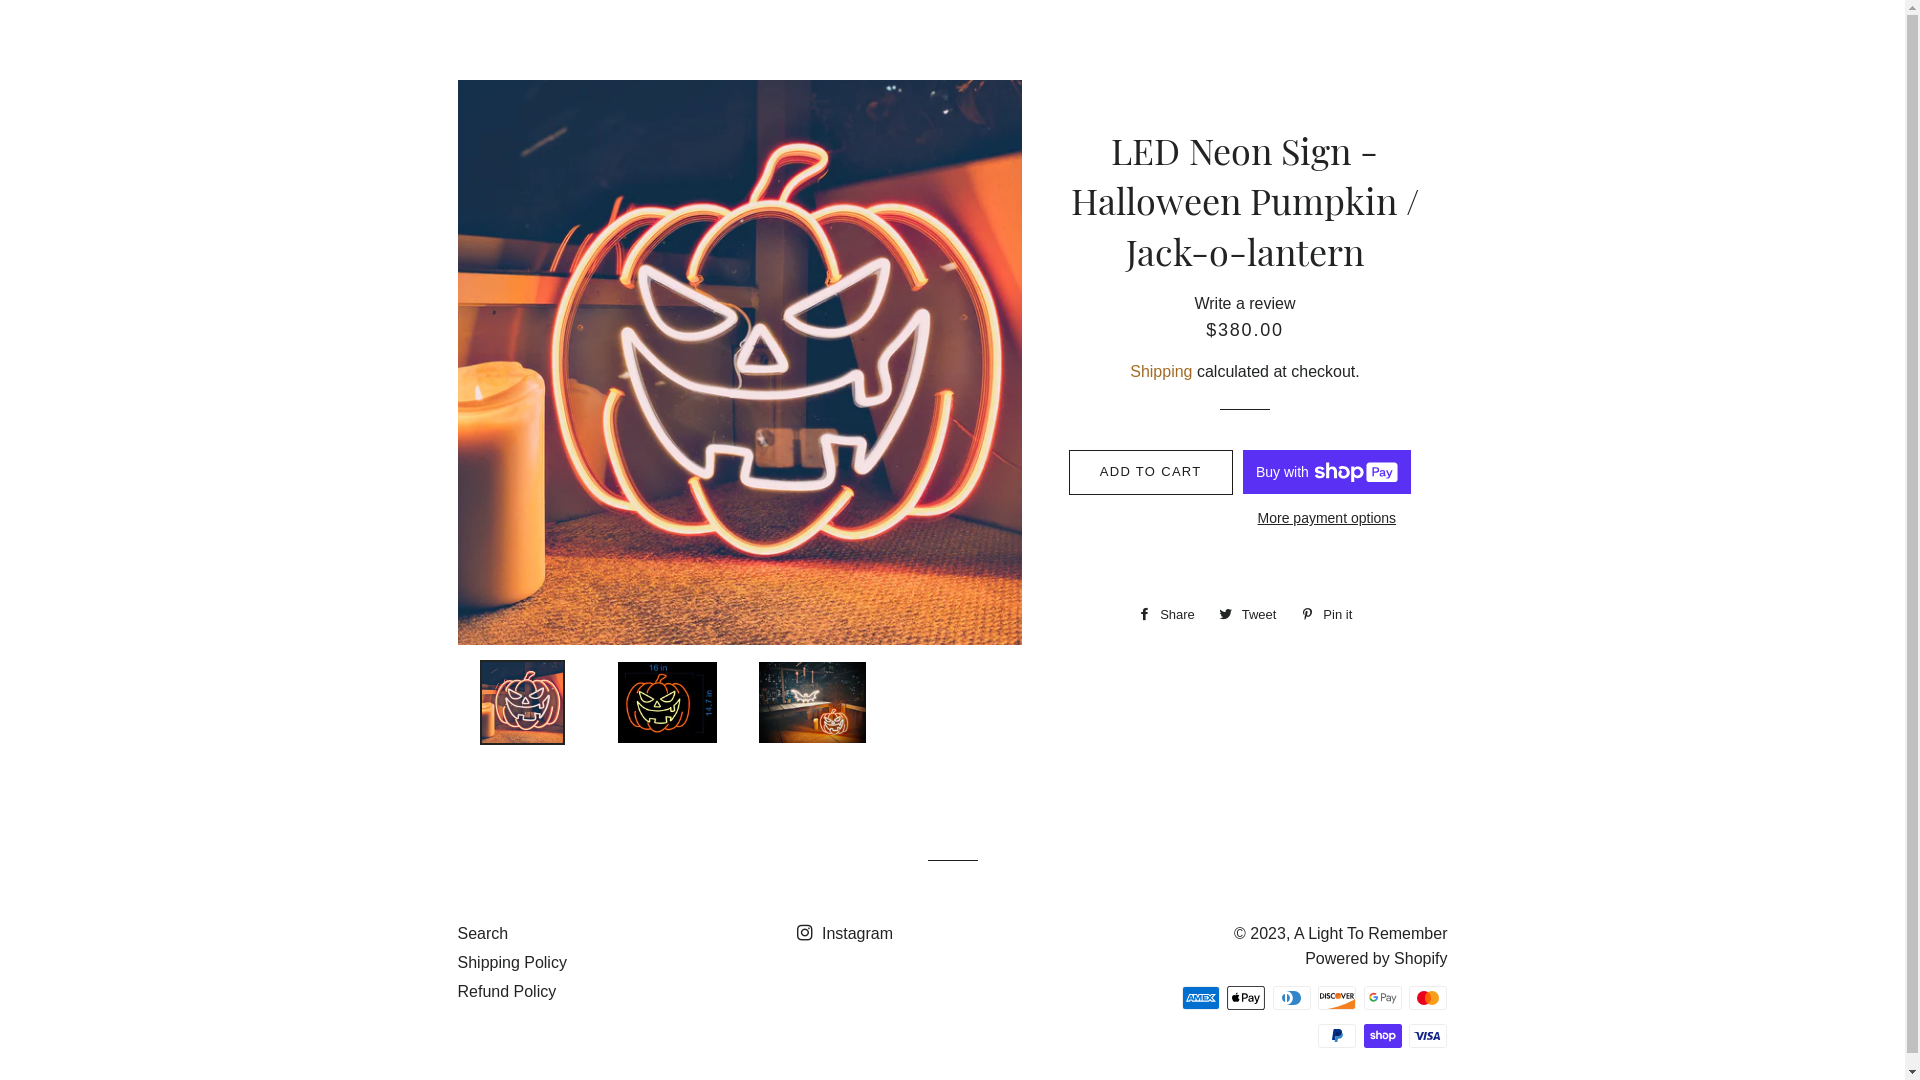 The width and height of the screenshot is (1920, 1080). What do you see at coordinates (1294, 933) in the screenshot?
I see `'A Light To Remember'` at bounding box center [1294, 933].